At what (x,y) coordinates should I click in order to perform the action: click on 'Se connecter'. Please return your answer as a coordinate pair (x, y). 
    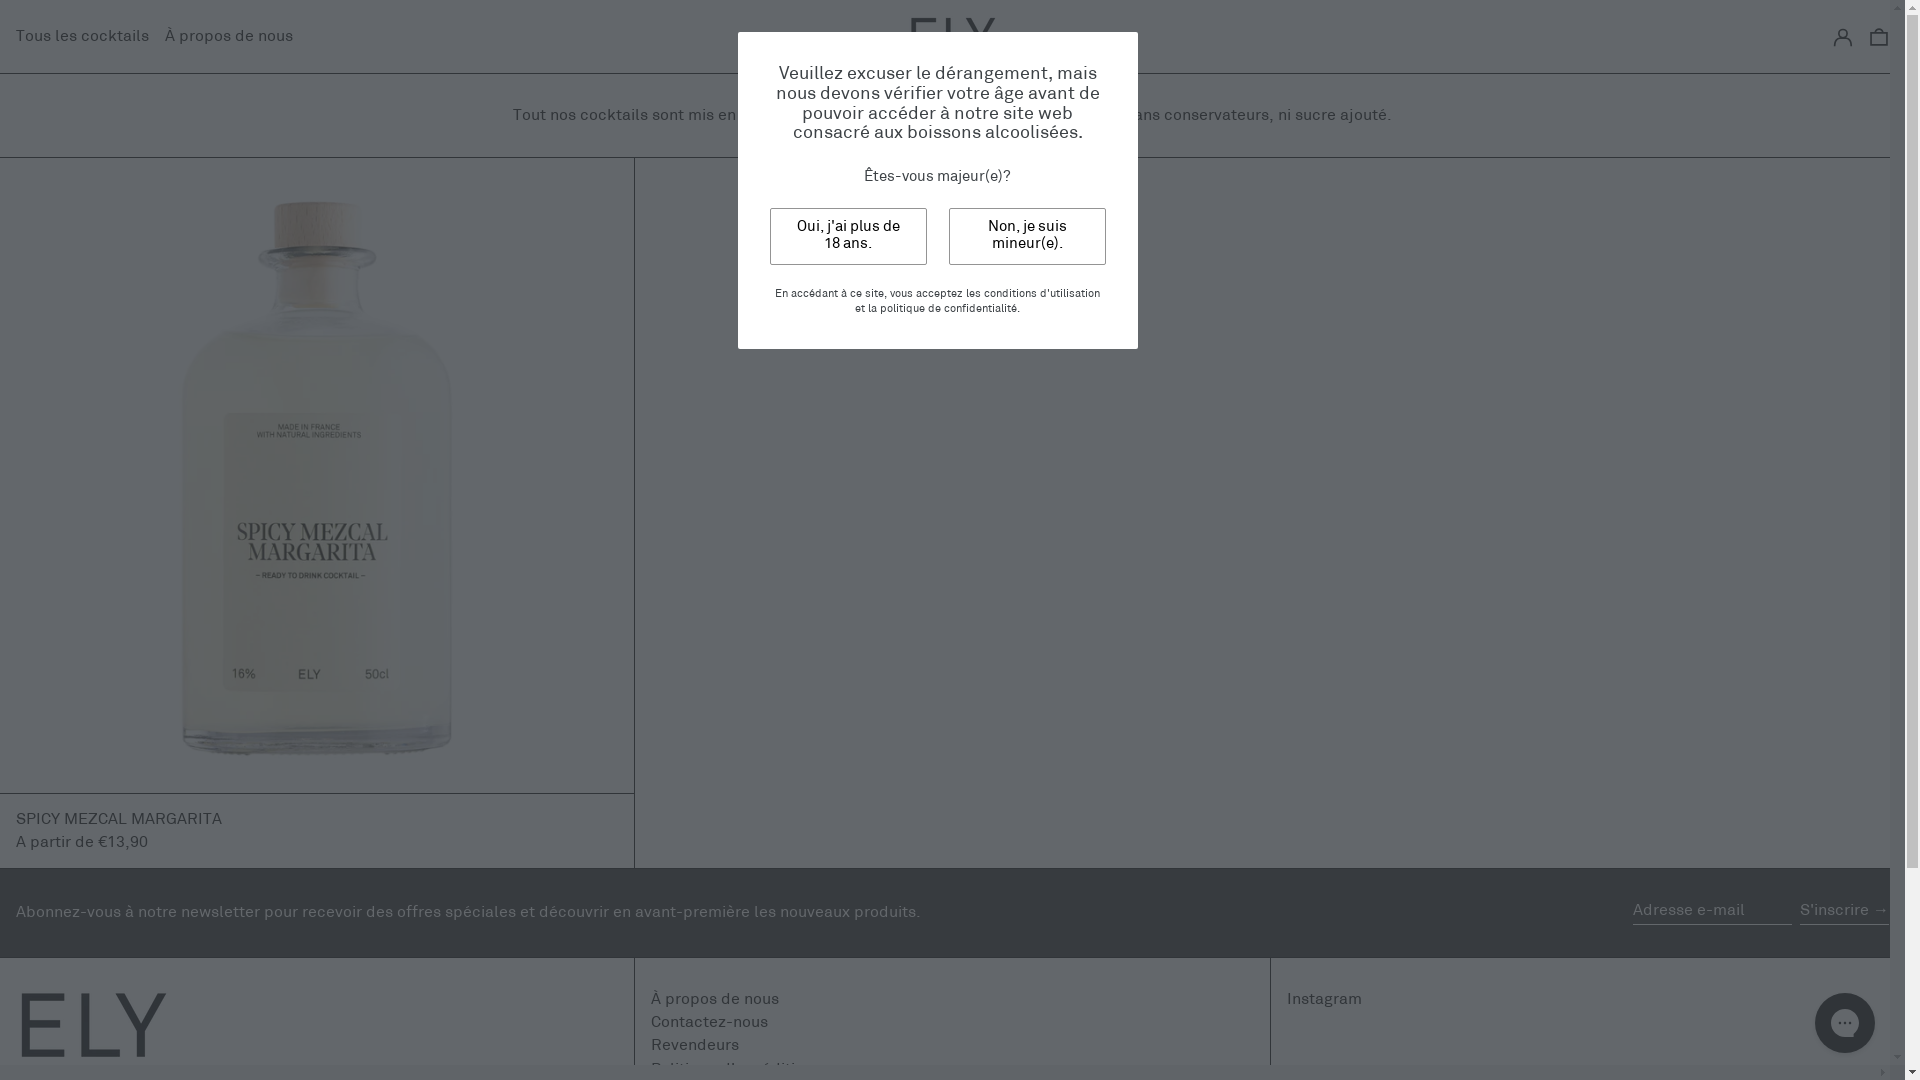
    Looking at the image, I should click on (1833, 36).